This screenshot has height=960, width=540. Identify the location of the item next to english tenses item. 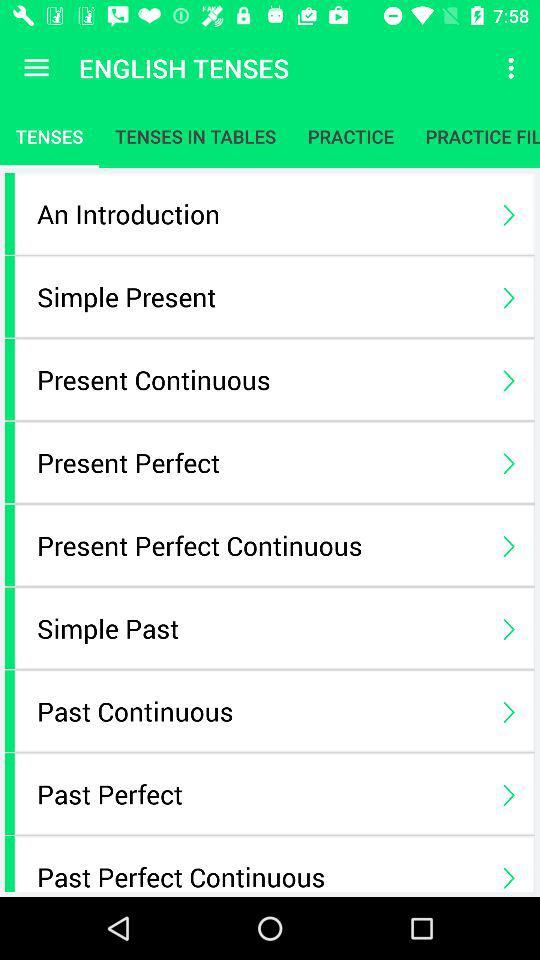
(513, 68).